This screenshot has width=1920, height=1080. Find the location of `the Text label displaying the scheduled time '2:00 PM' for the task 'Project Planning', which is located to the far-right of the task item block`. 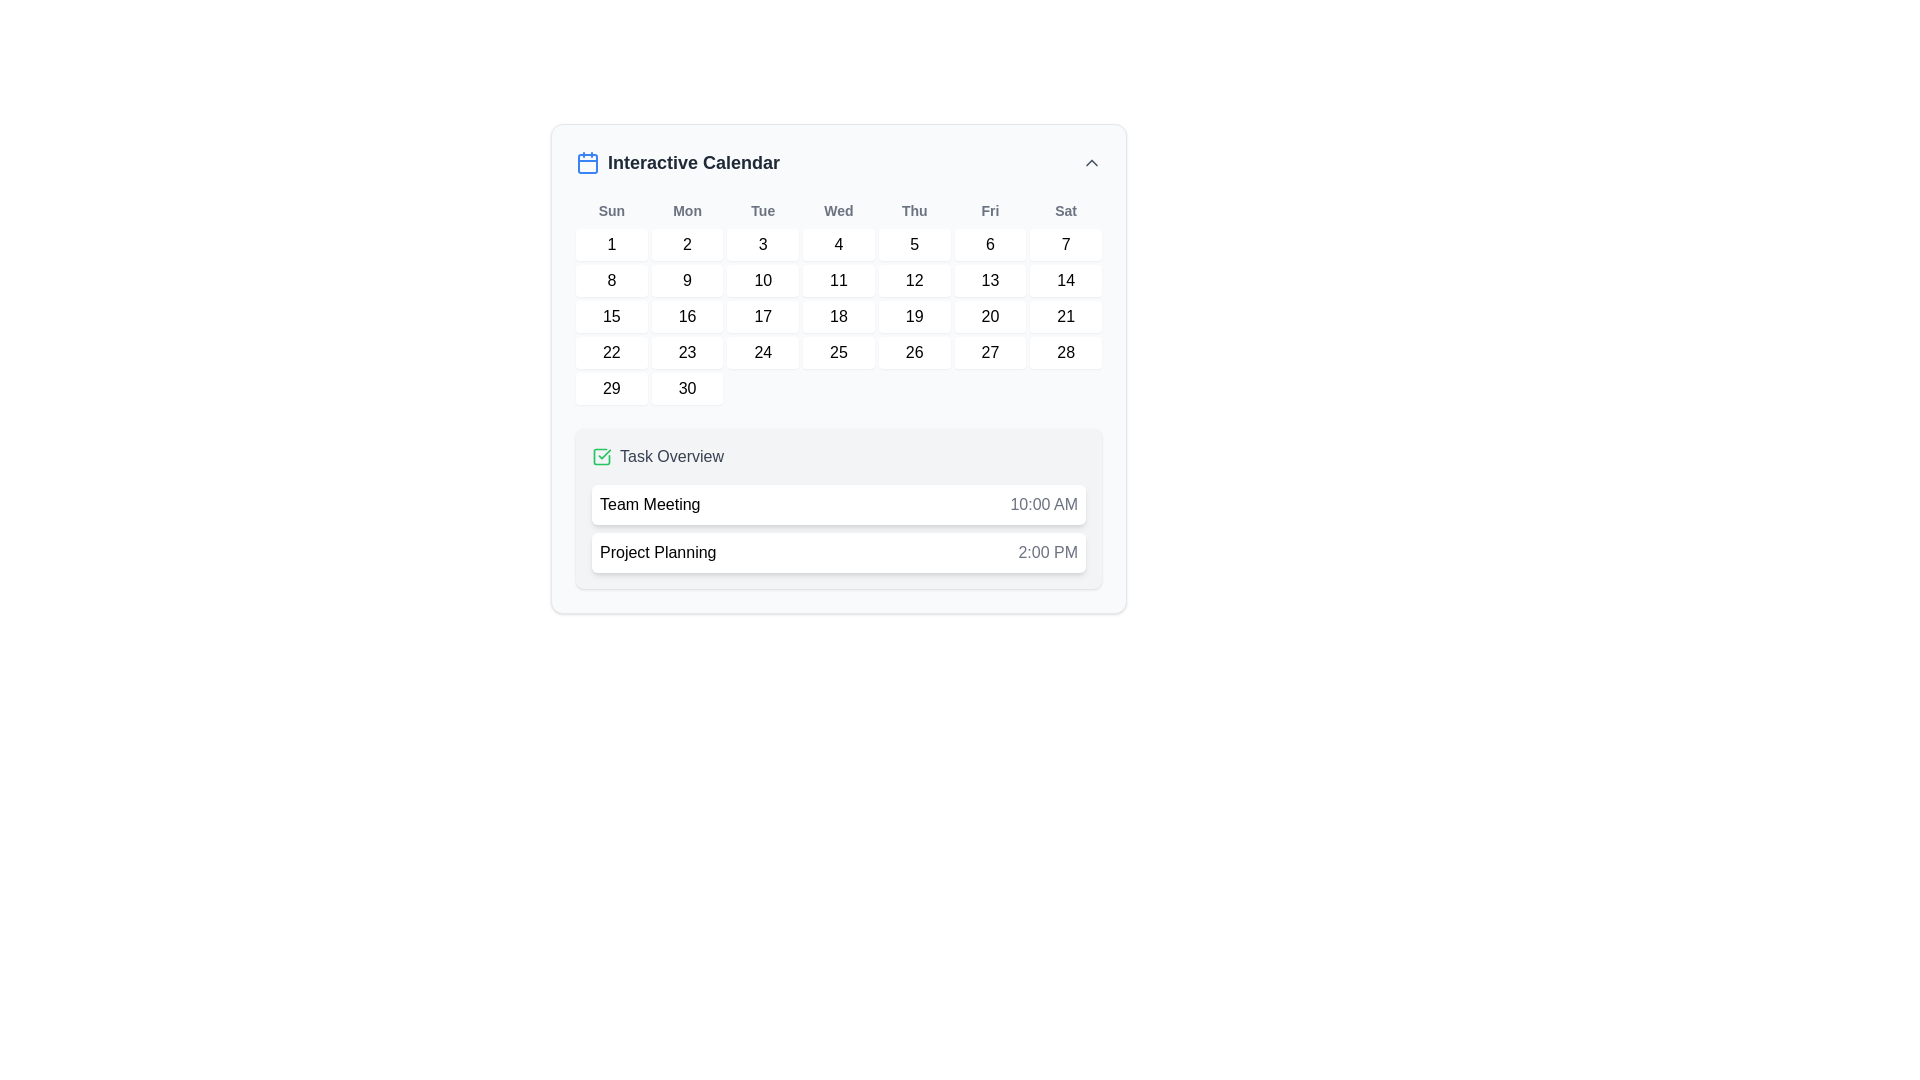

the Text label displaying the scheduled time '2:00 PM' for the task 'Project Planning', which is located to the far-right of the task item block is located at coordinates (1047, 552).